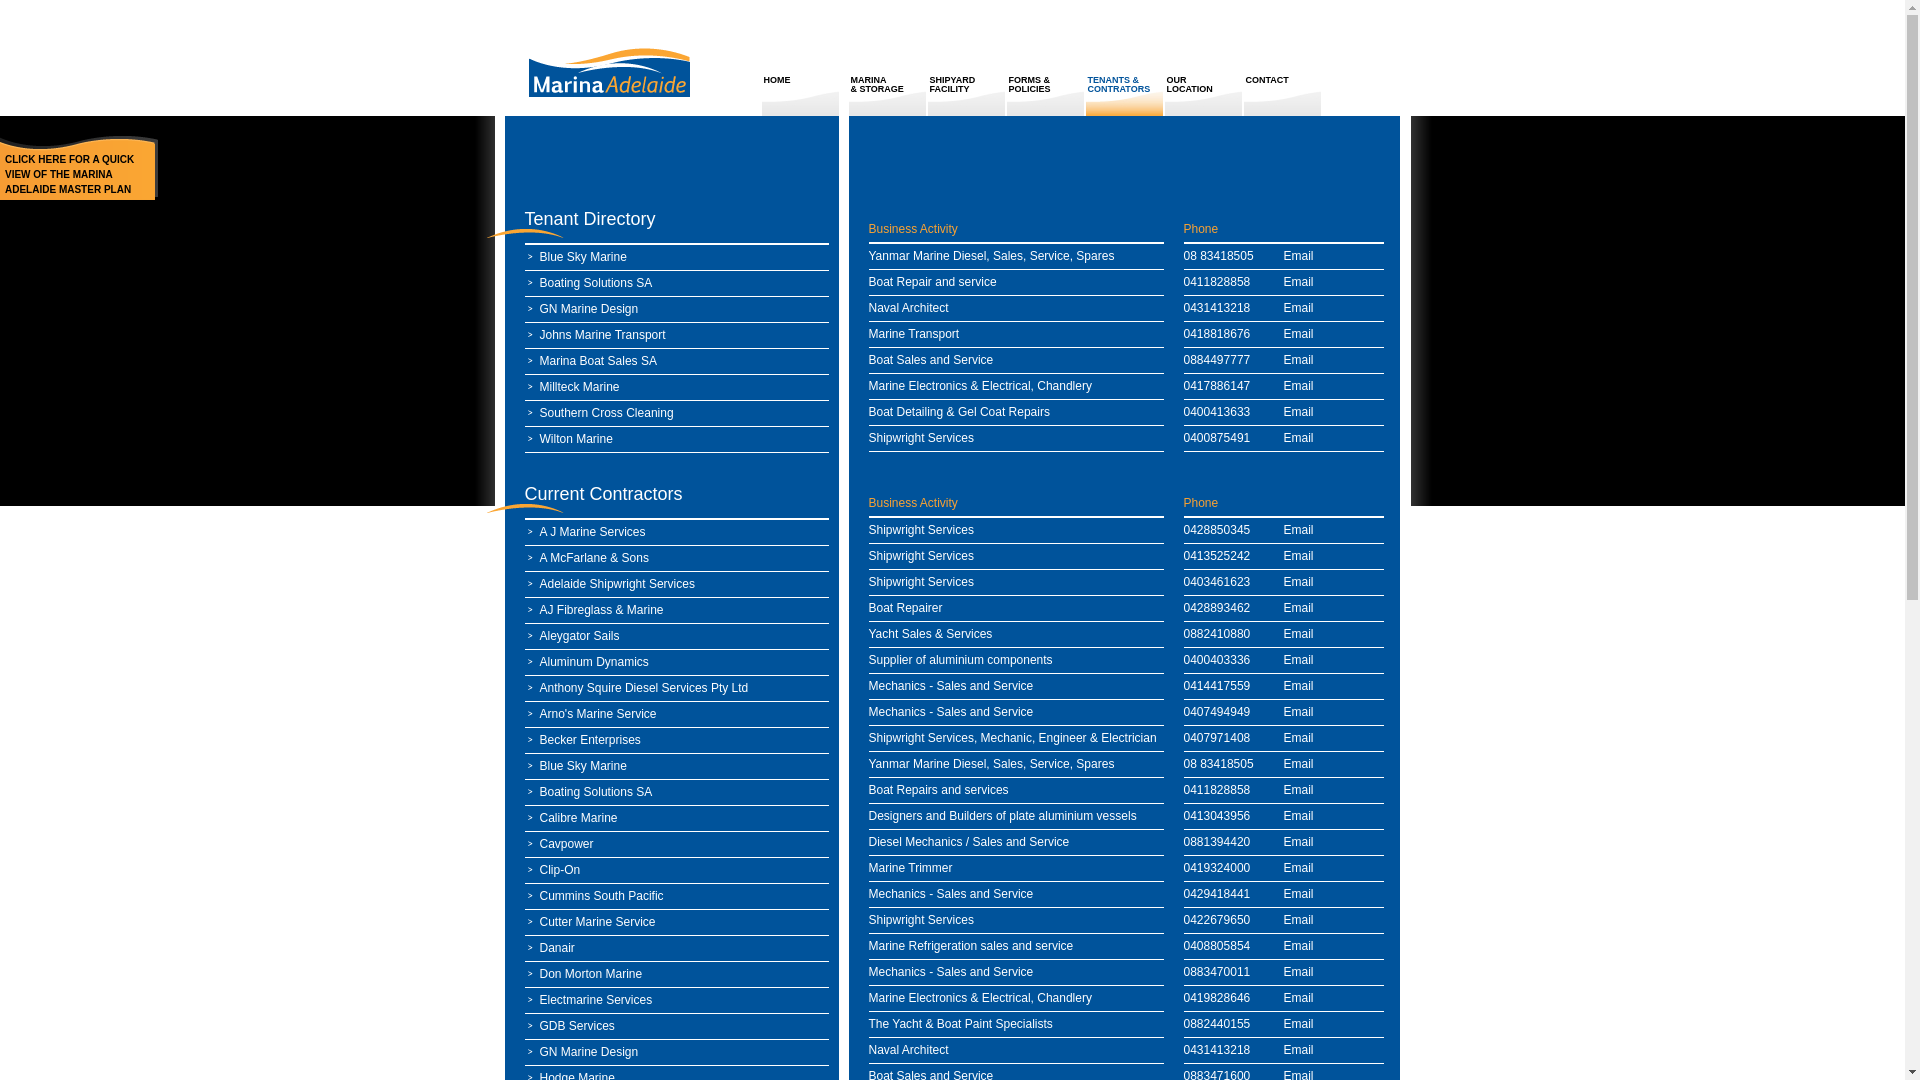 The image size is (1920, 1080). I want to click on 'Email', so click(1299, 945).